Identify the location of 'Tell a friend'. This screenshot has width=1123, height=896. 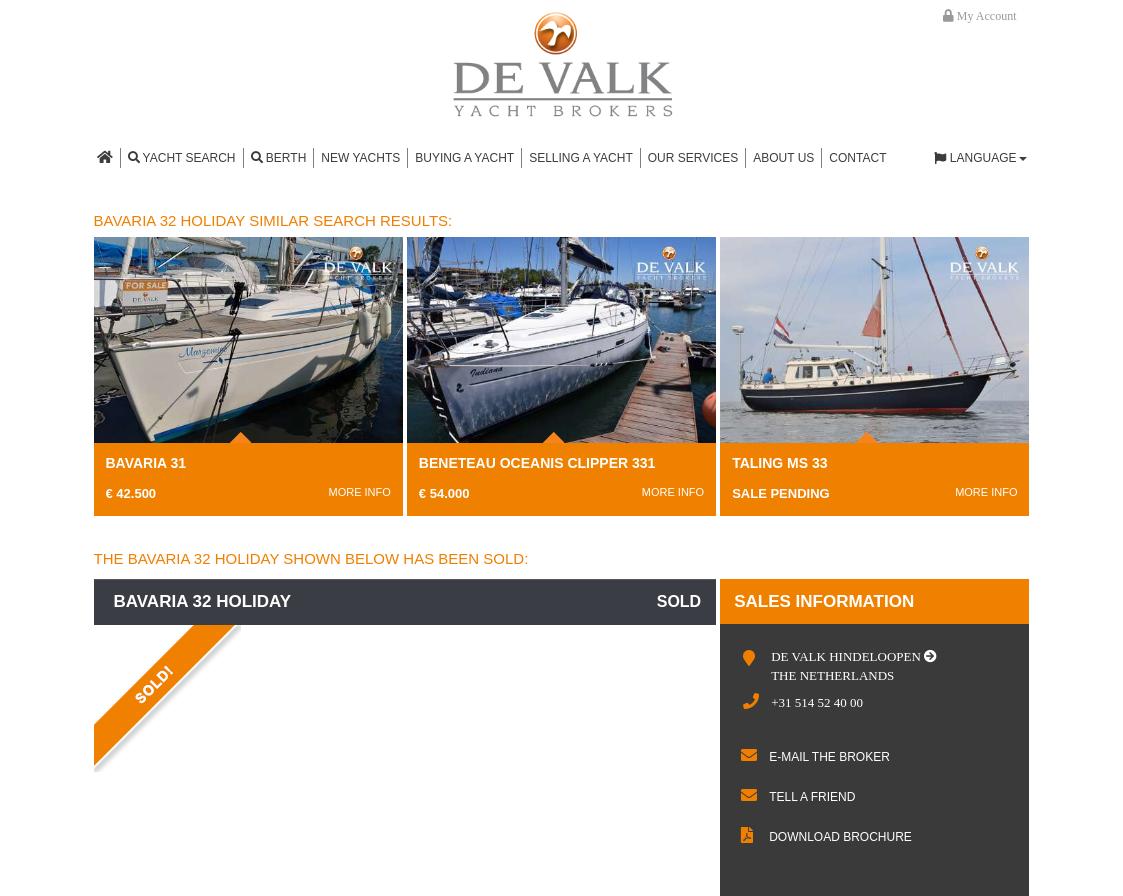
(811, 796).